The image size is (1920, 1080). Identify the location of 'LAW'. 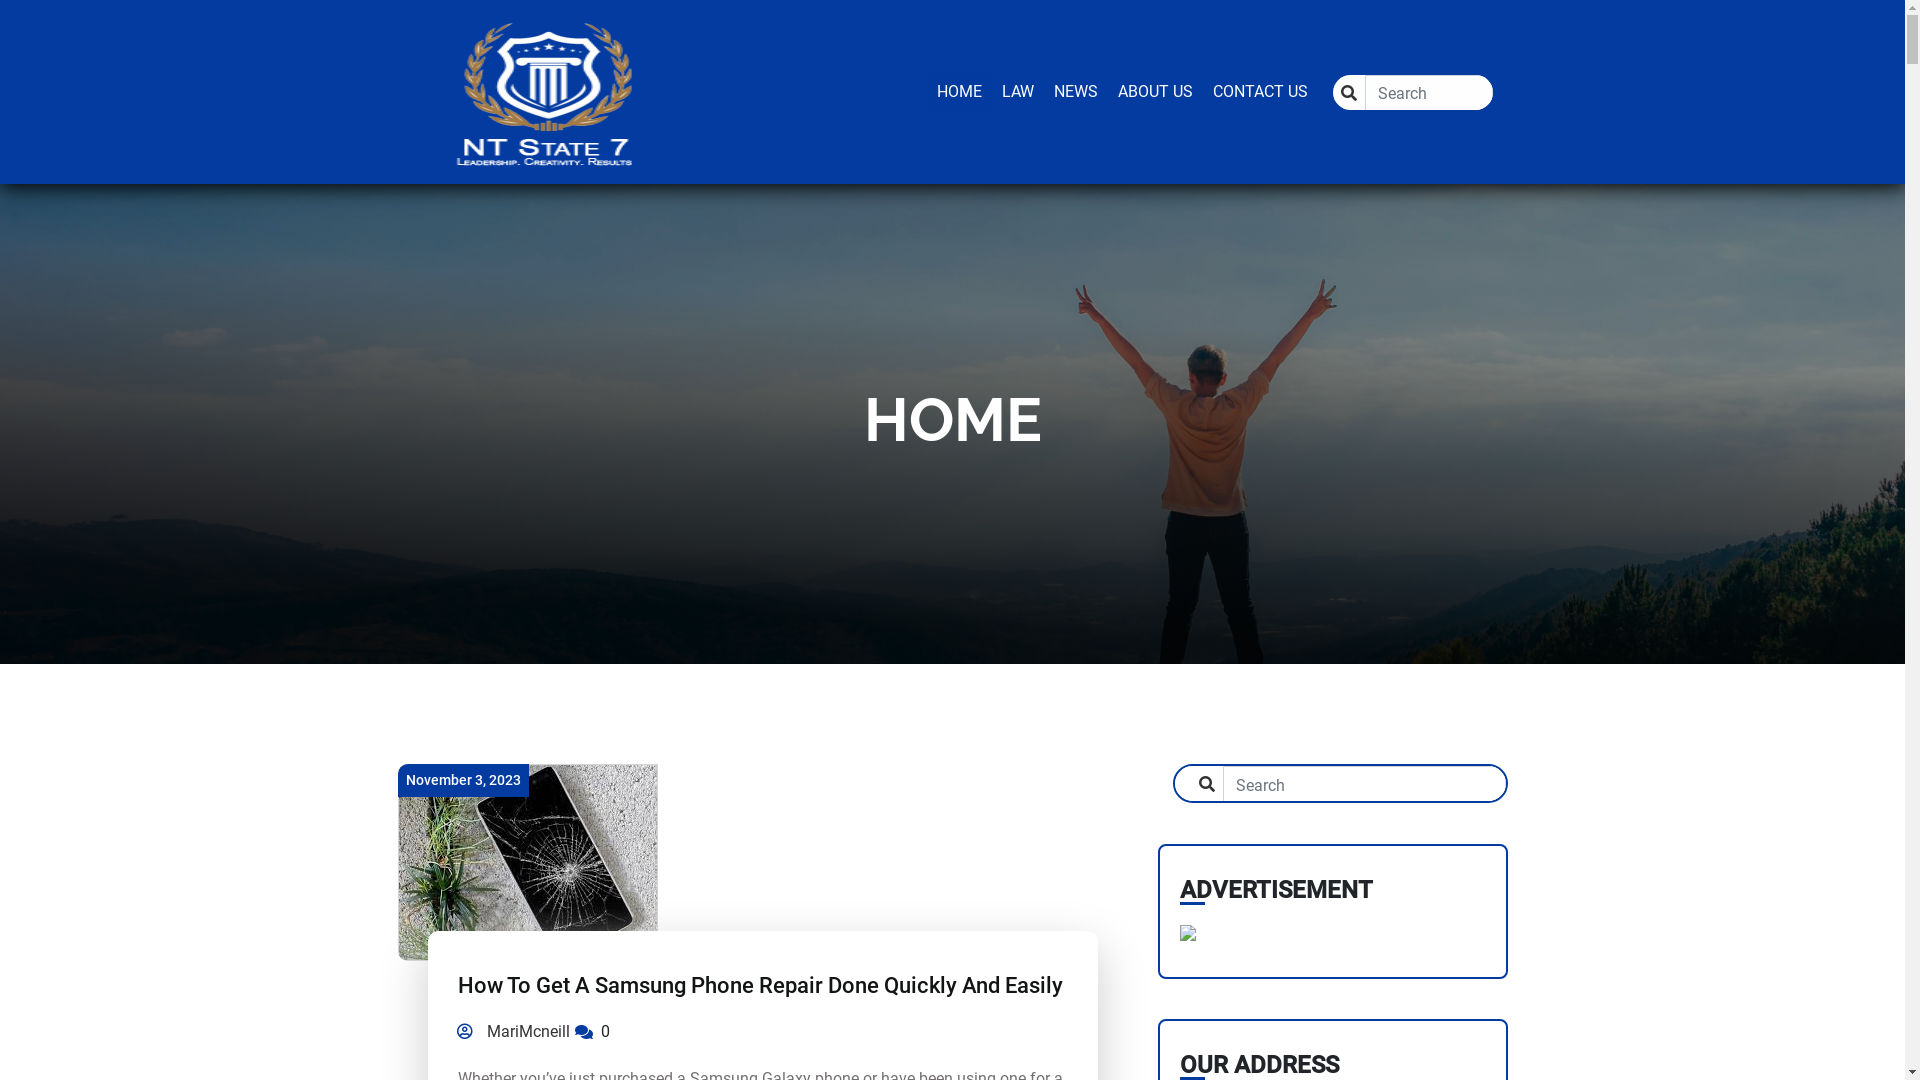
(1017, 91).